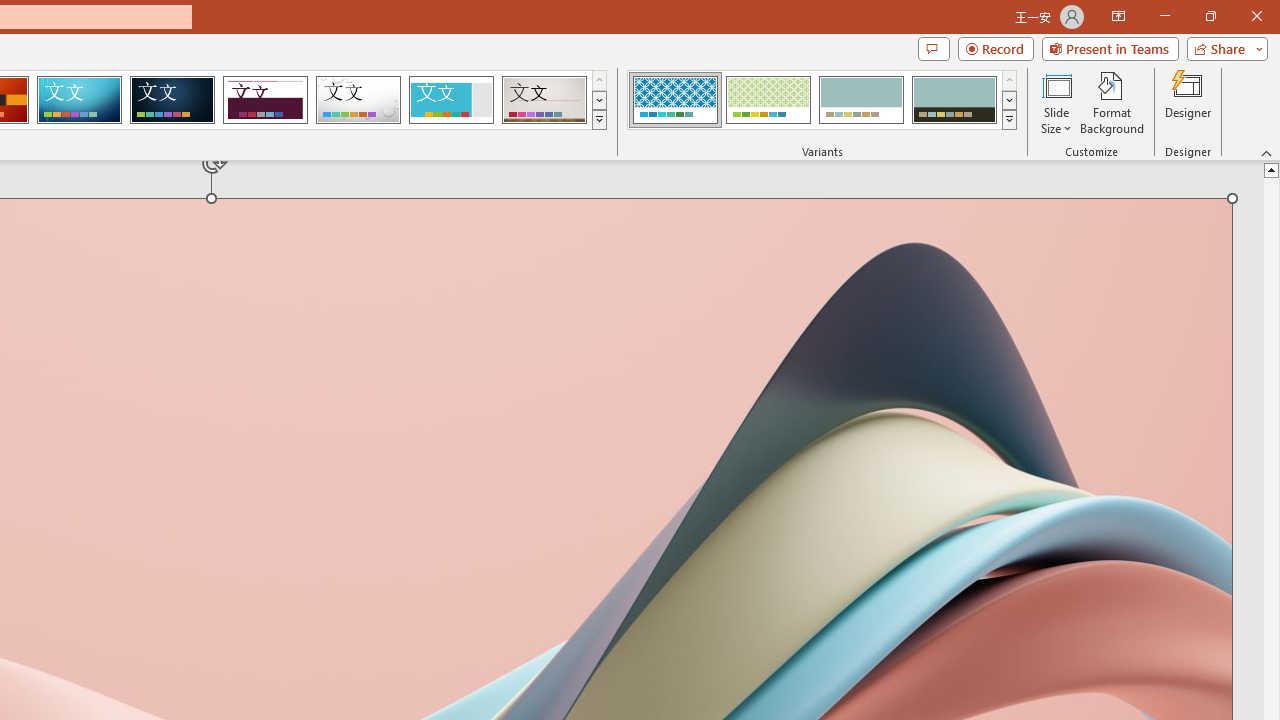 This screenshot has height=720, width=1280. Describe the element at coordinates (953, 100) in the screenshot. I see `'Integral Variant 4'` at that location.